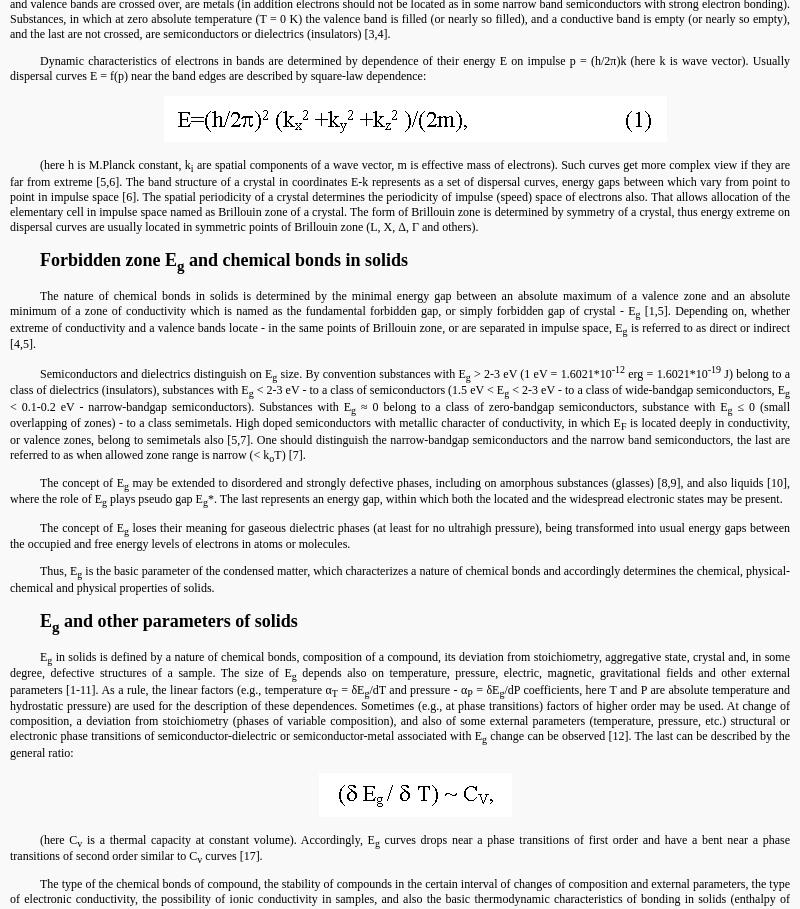  What do you see at coordinates (177, 620) in the screenshot?
I see `'and other parameters of solids'` at bounding box center [177, 620].